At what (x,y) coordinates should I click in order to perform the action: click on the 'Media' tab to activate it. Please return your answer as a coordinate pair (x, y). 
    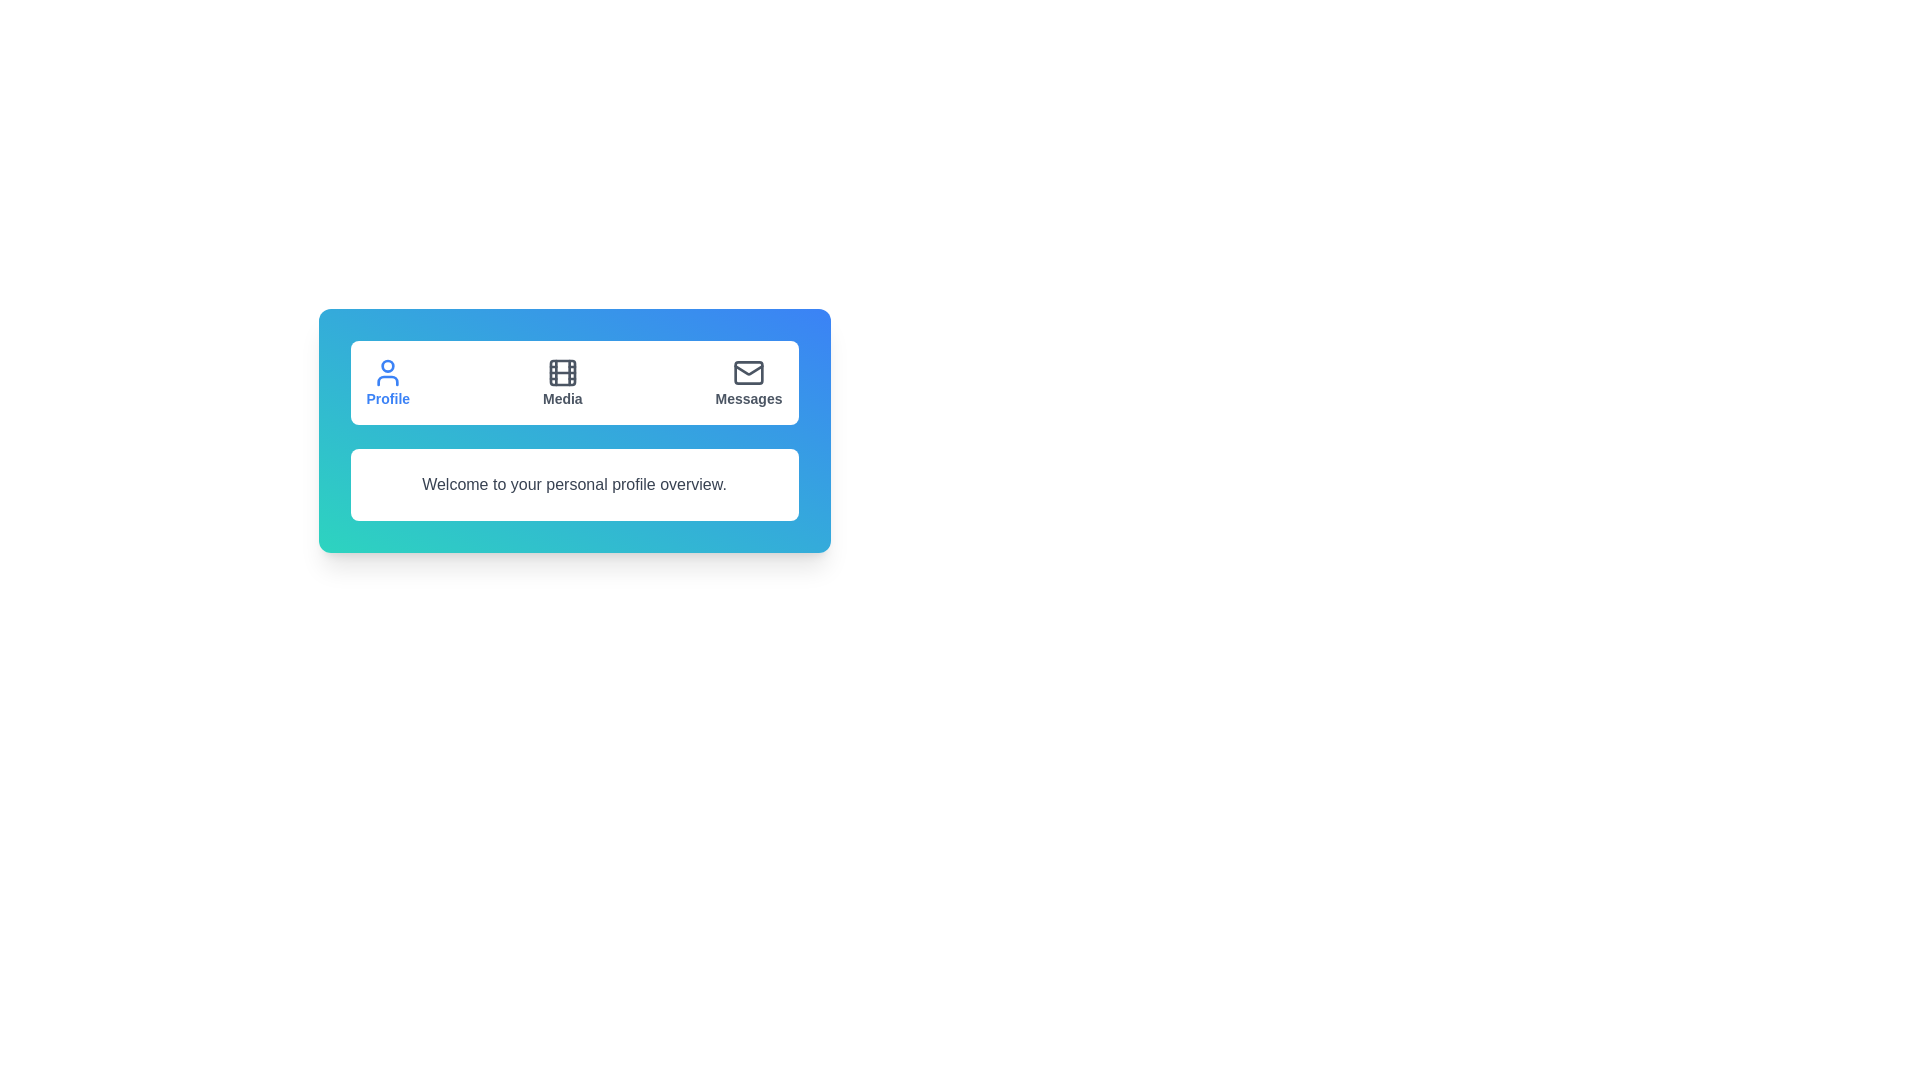
    Looking at the image, I should click on (561, 382).